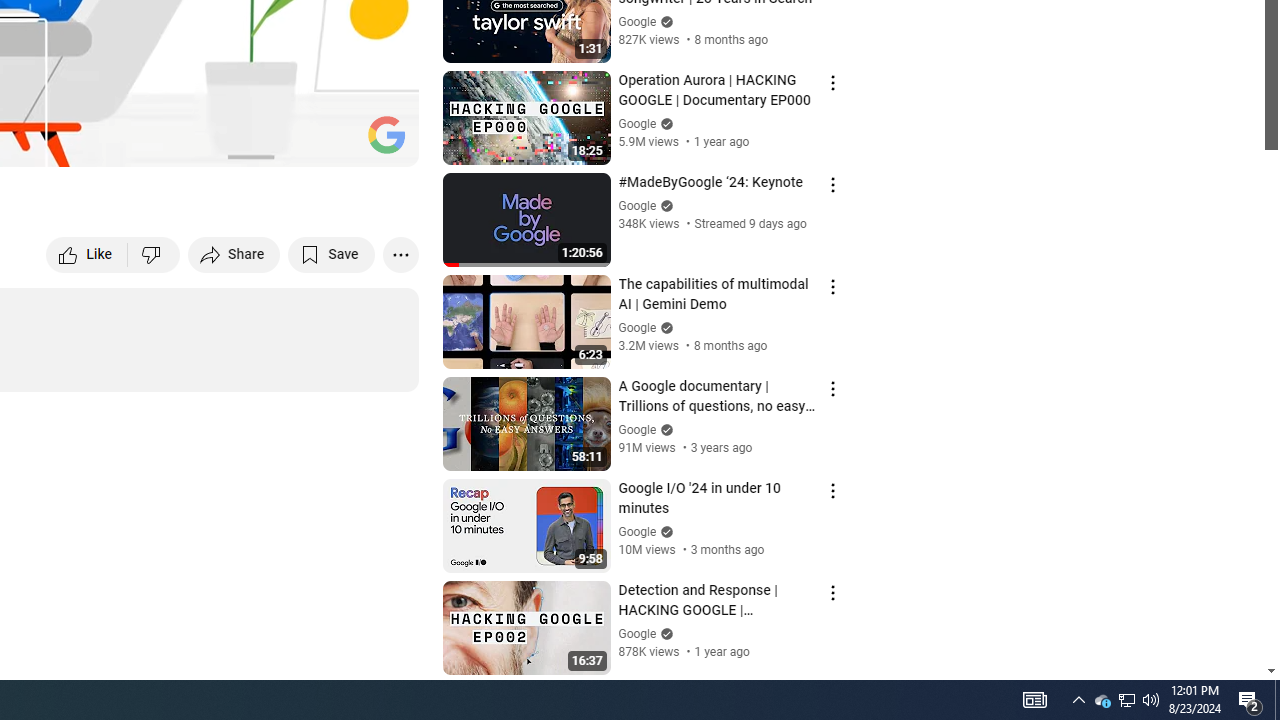 The width and height of the screenshot is (1280, 720). What do you see at coordinates (664, 633) in the screenshot?
I see `'Verified'` at bounding box center [664, 633].